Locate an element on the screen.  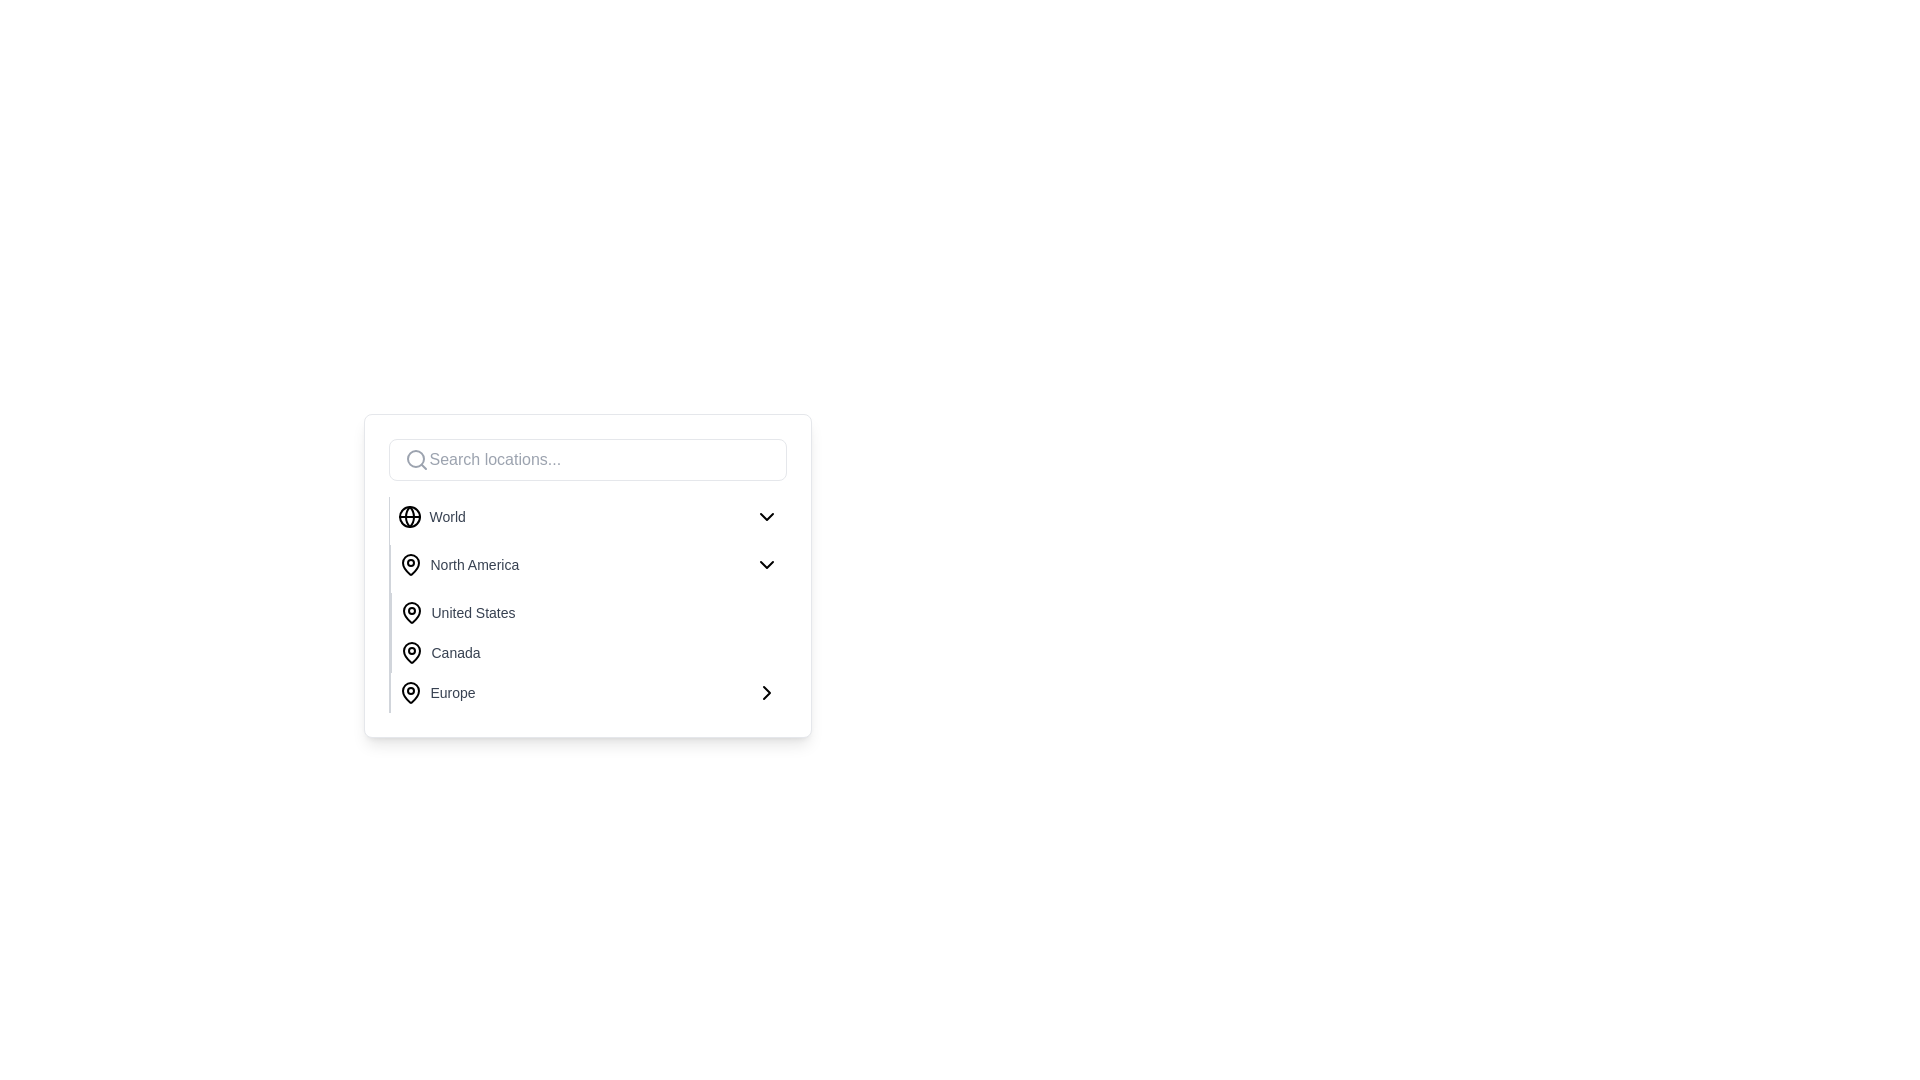
the Text label representing the selectable geographic location Canada, located in the fourth row of the location selection menu to the right of the map pin icon is located at coordinates (455, 652).